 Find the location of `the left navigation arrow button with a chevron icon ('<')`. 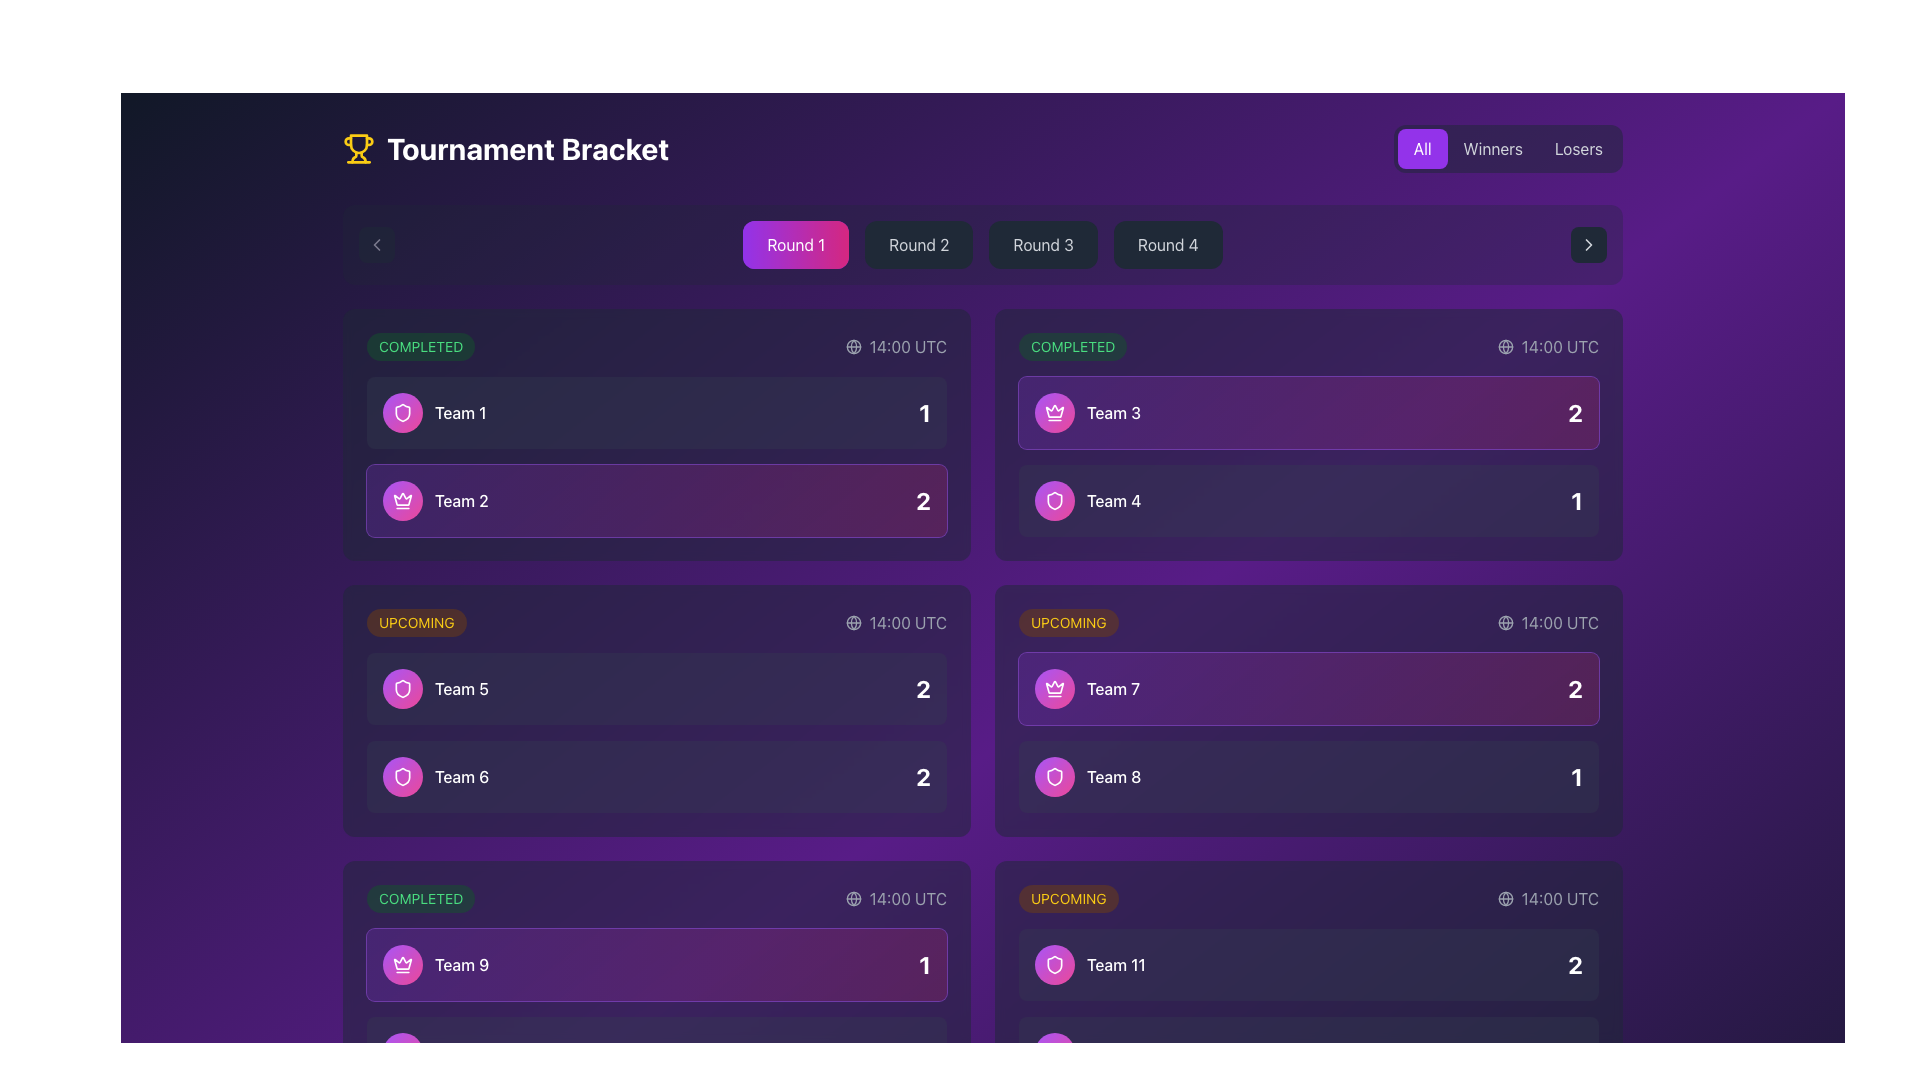

the left navigation arrow button with a chevron icon ('<') is located at coordinates (377, 244).